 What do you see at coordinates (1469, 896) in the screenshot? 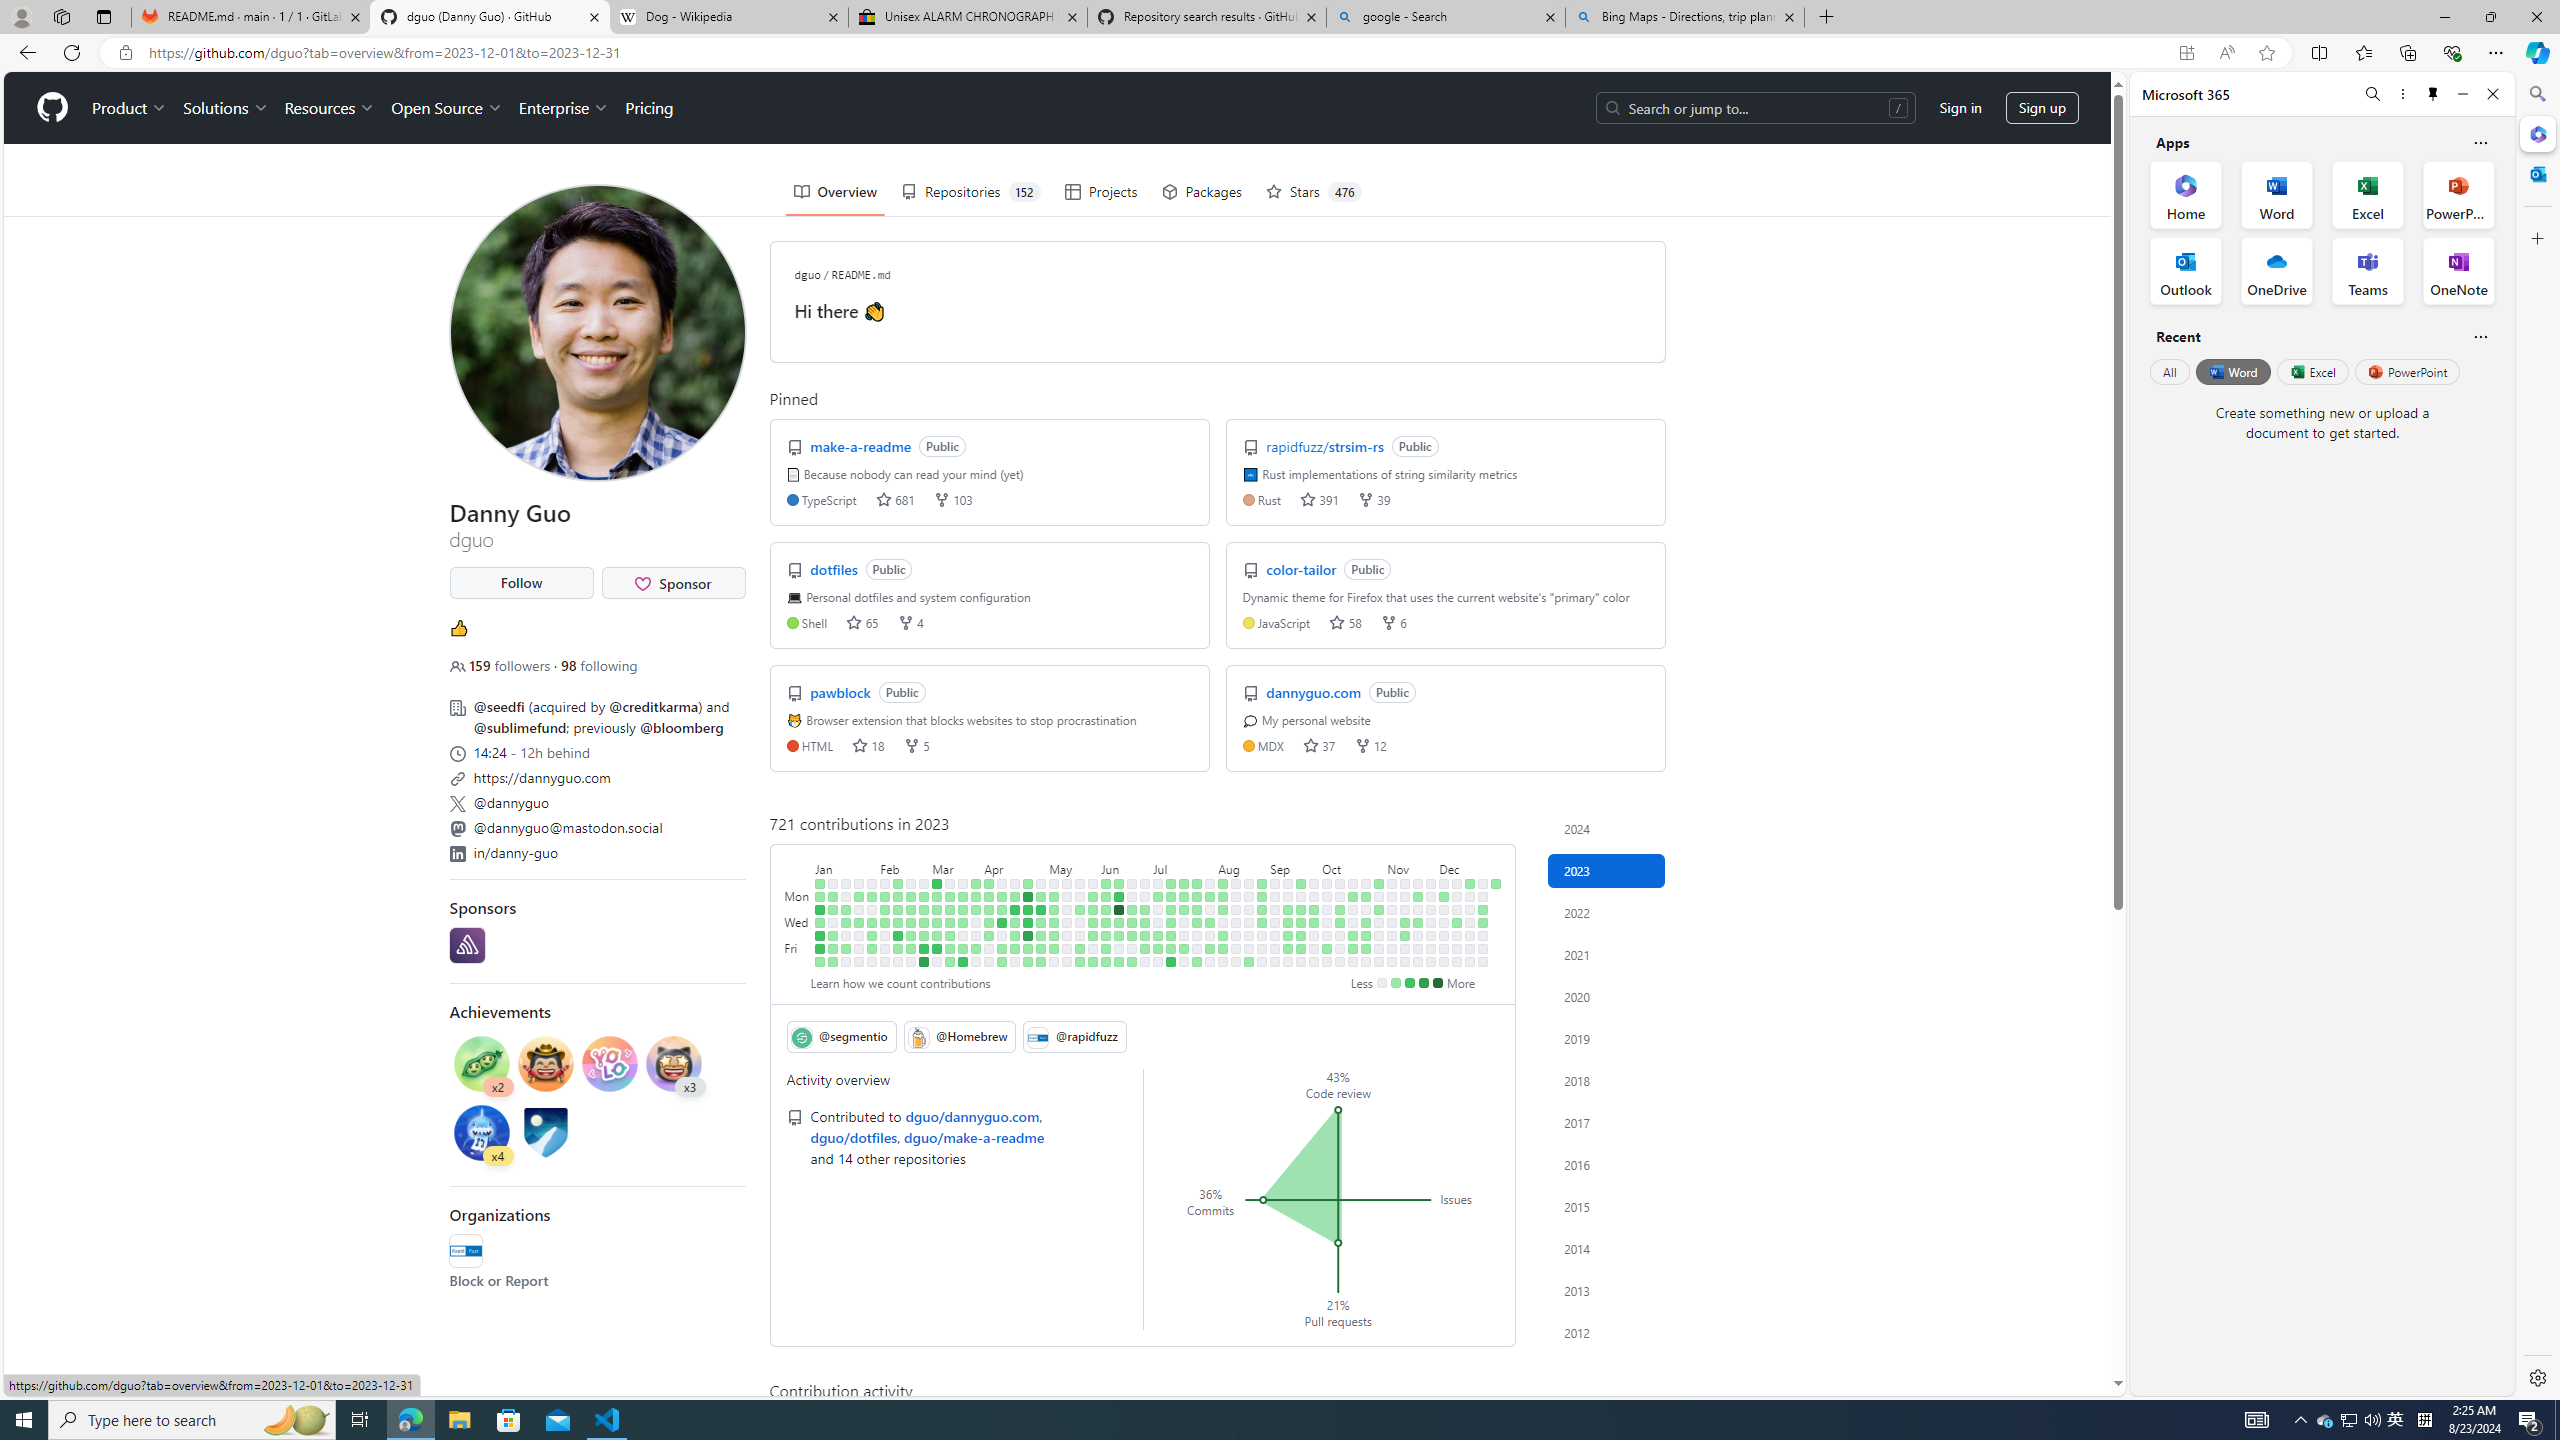
I see `'No contributions on December 18th.'` at bounding box center [1469, 896].